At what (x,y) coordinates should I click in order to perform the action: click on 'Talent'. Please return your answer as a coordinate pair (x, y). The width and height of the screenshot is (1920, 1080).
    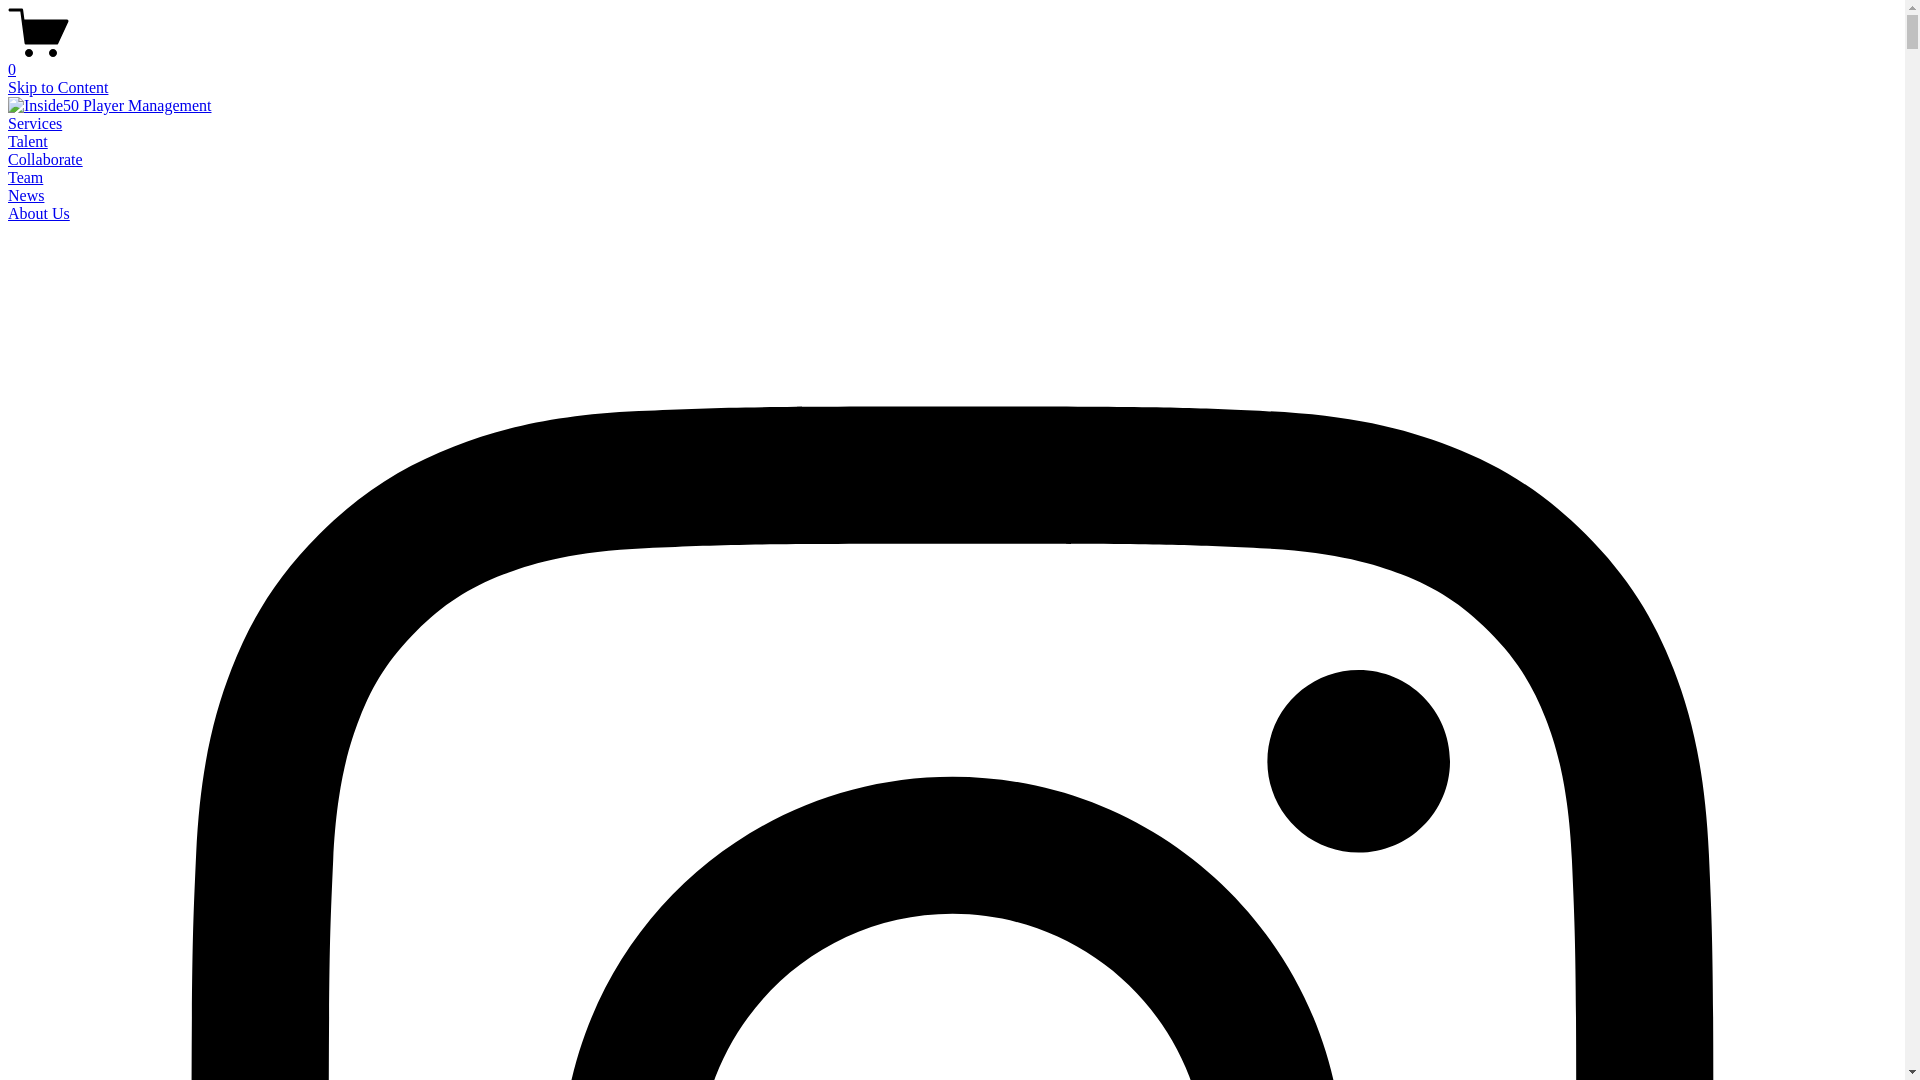
    Looking at the image, I should click on (28, 140).